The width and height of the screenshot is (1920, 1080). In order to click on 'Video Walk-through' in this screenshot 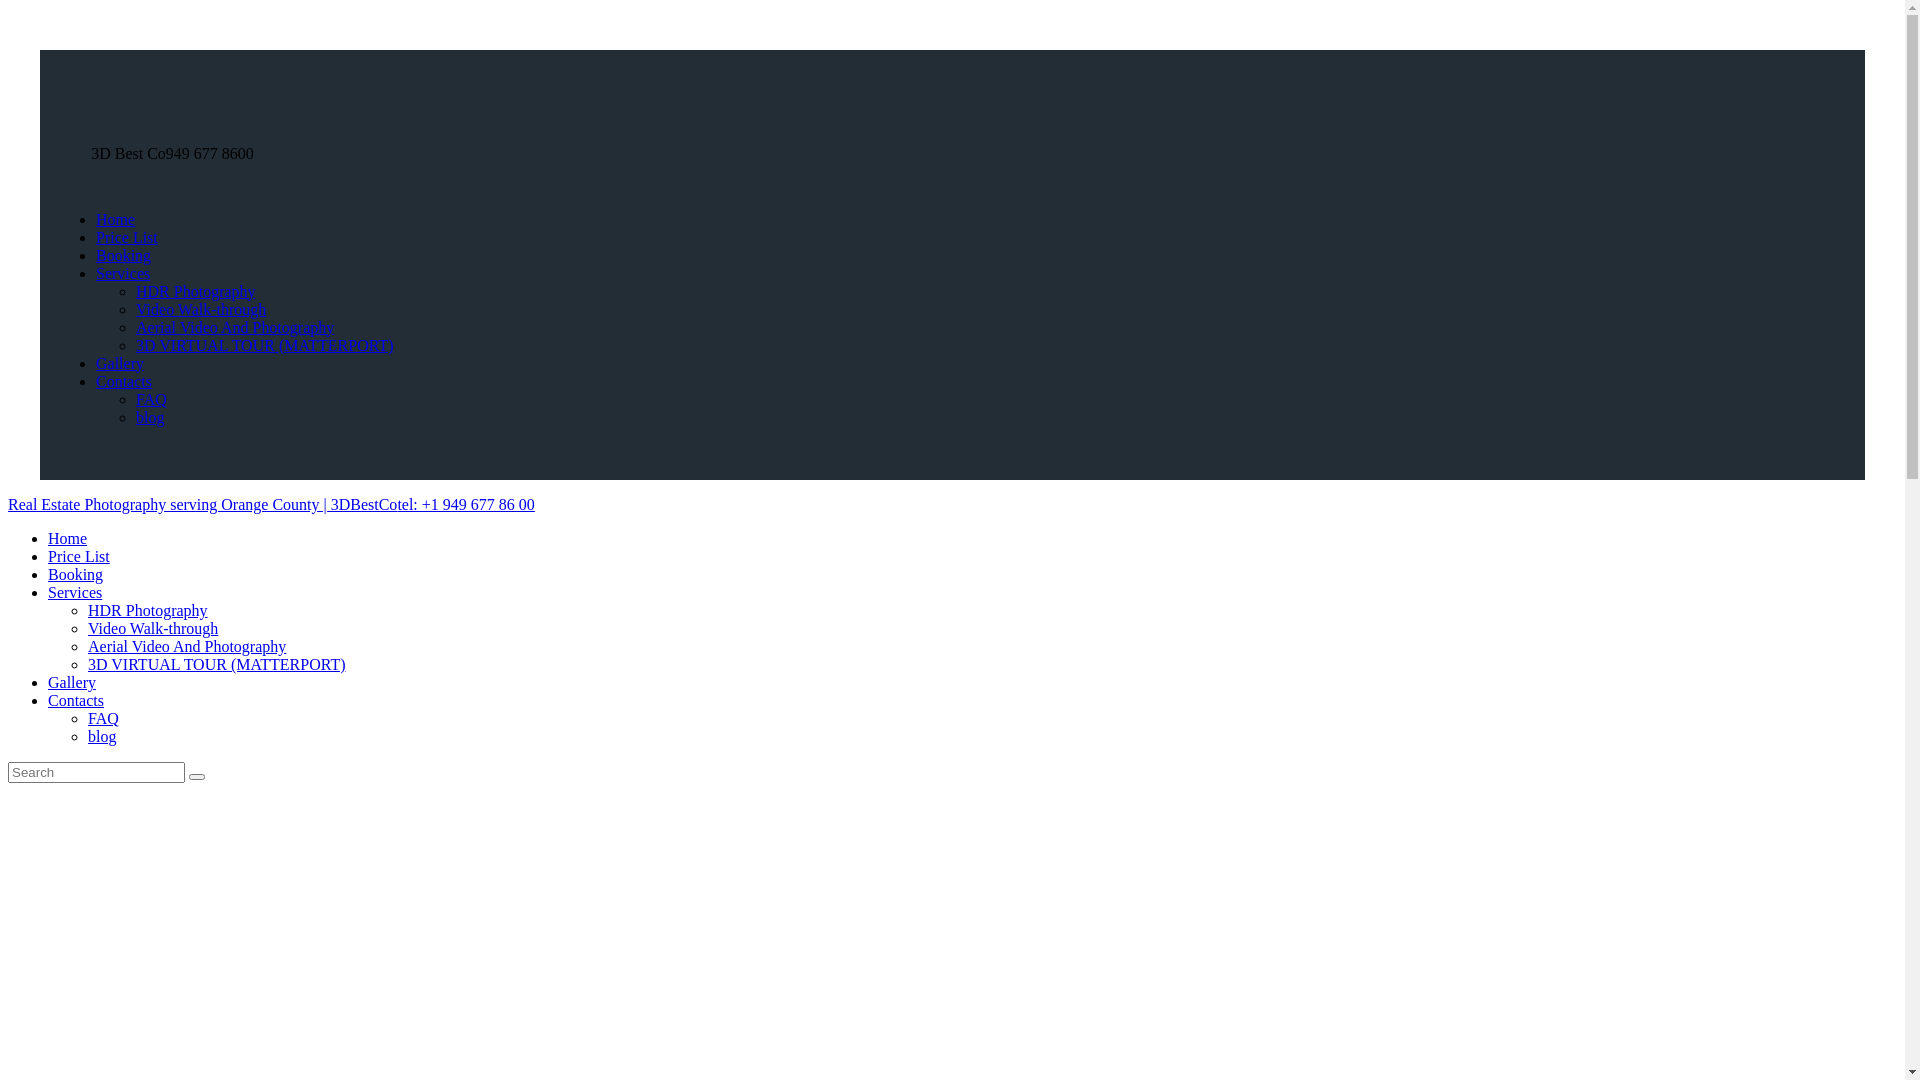, I will do `click(86, 627)`.